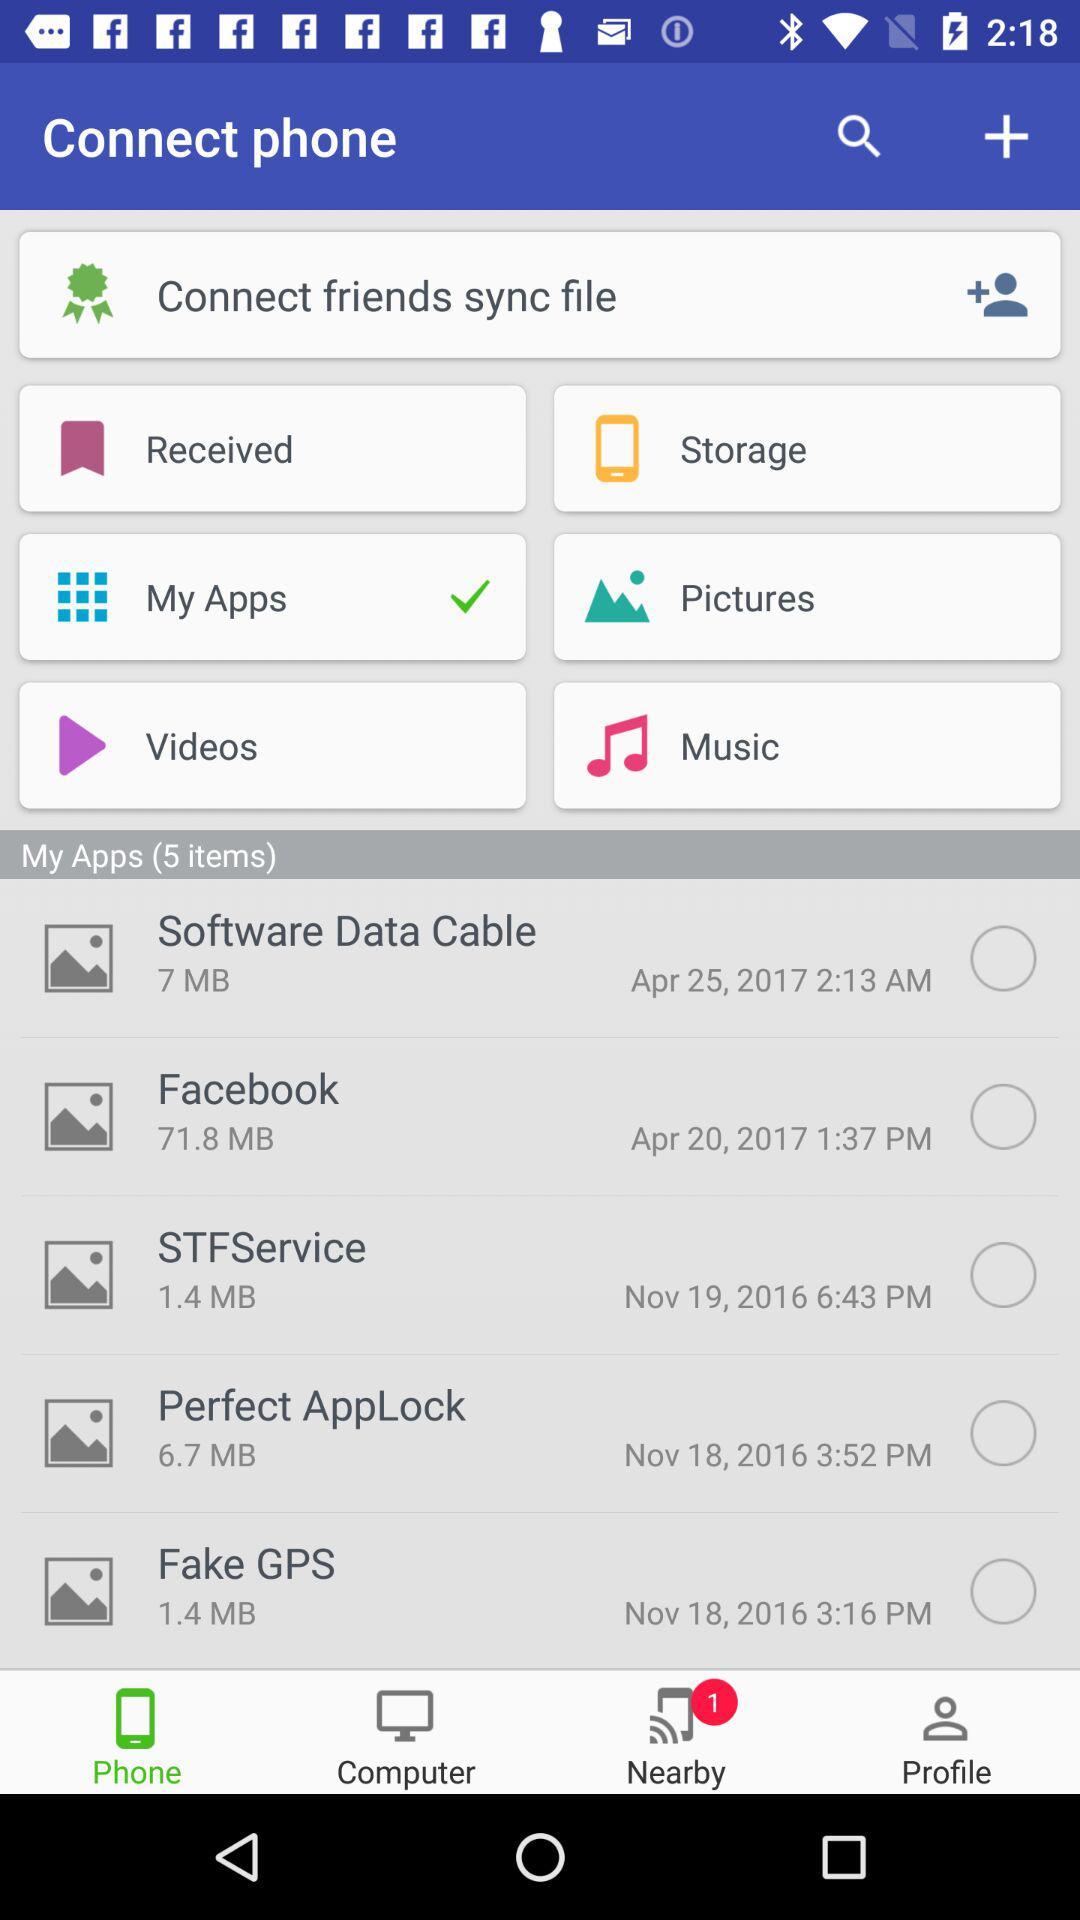 This screenshot has height=1920, width=1080. What do you see at coordinates (616, 447) in the screenshot?
I see `app to the right of the received item` at bounding box center [616, 447].